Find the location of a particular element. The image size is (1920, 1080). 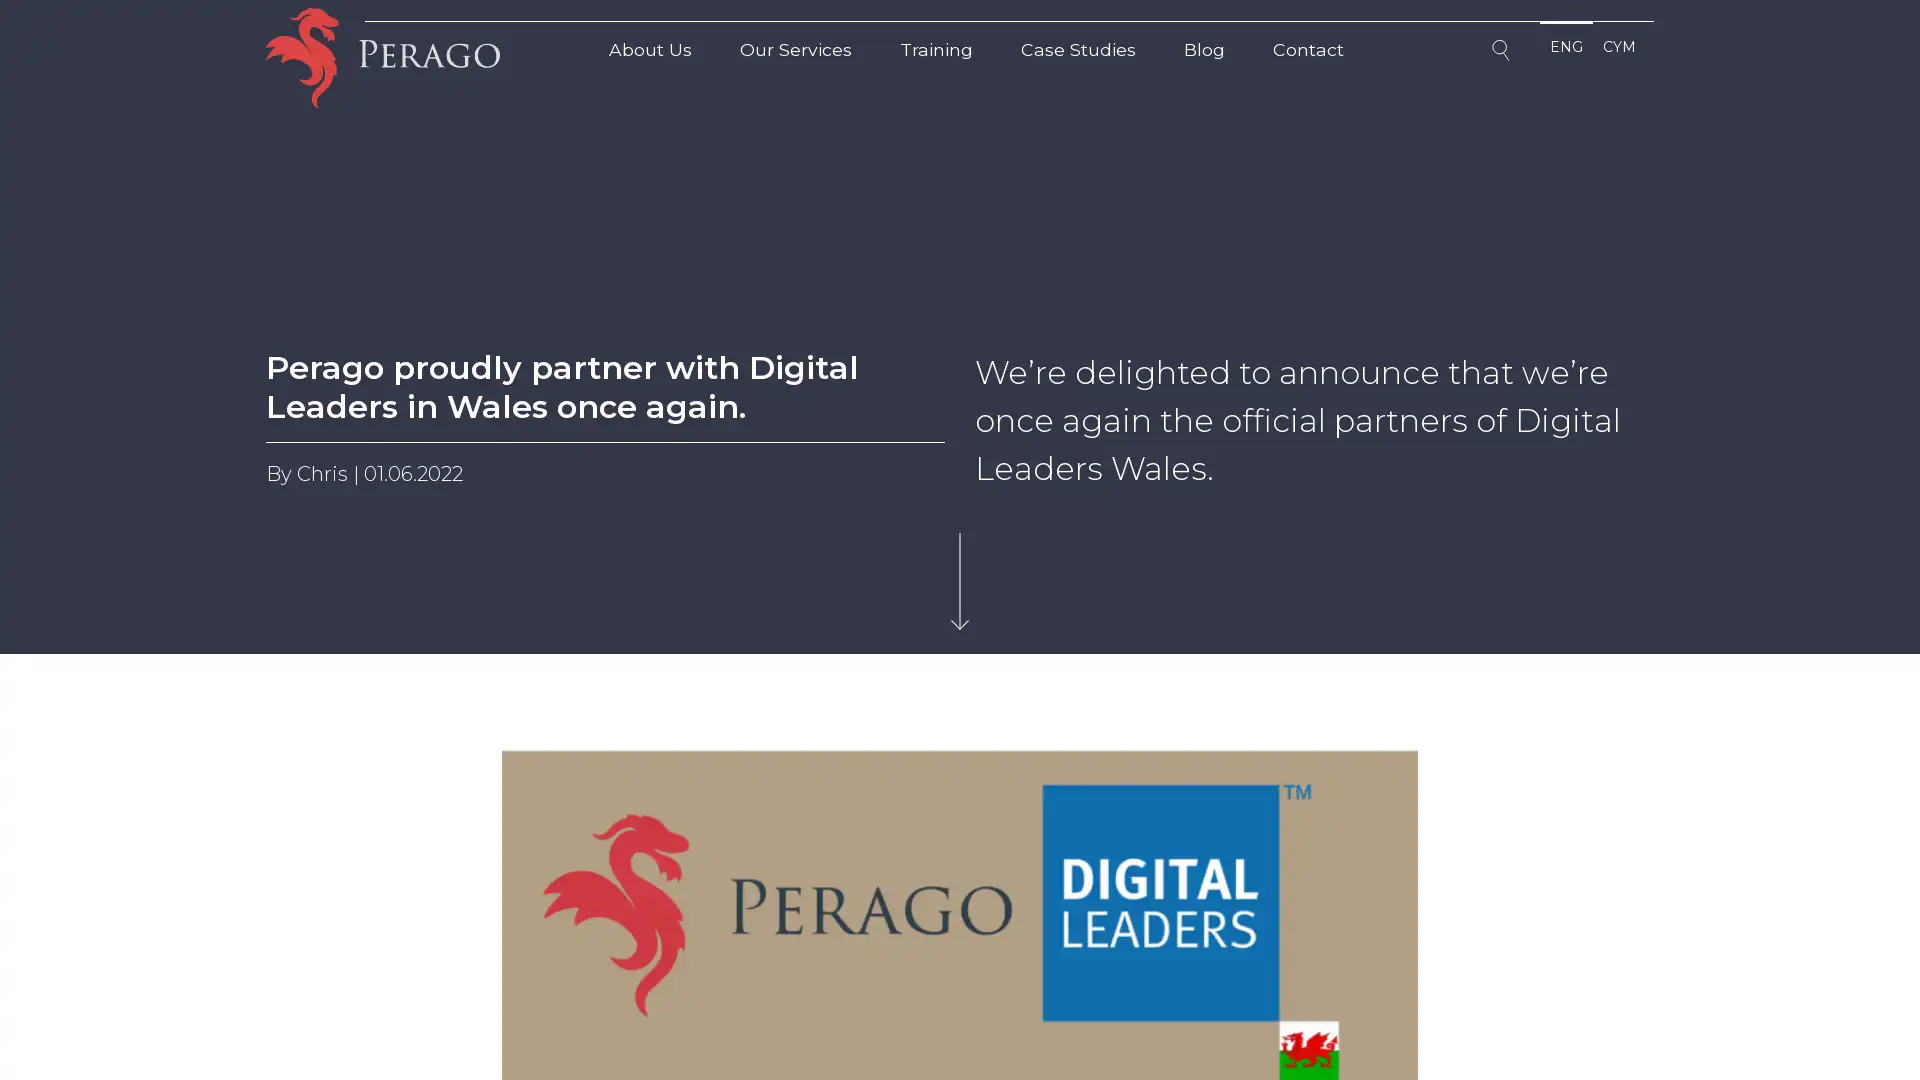

Search button is located at coordinates (1503, 53).